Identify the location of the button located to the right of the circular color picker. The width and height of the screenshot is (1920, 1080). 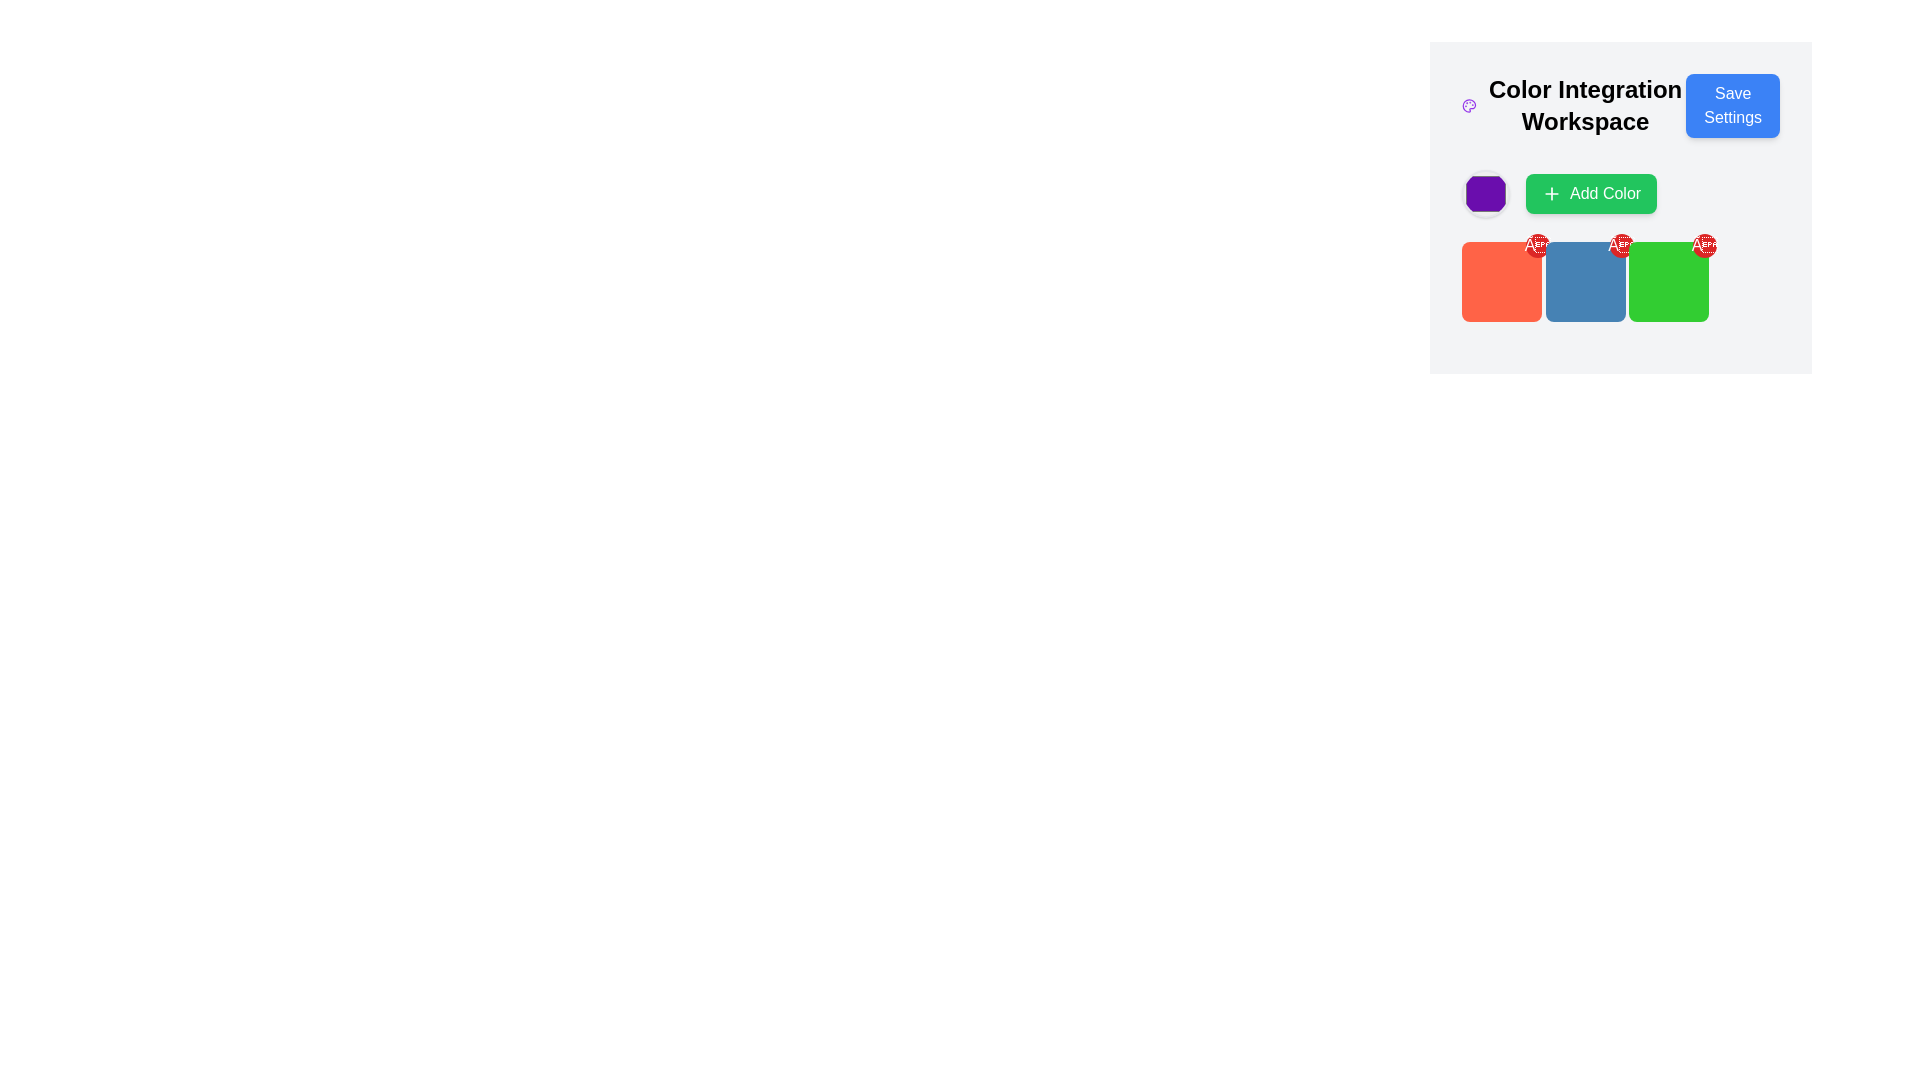
(1590, 193).